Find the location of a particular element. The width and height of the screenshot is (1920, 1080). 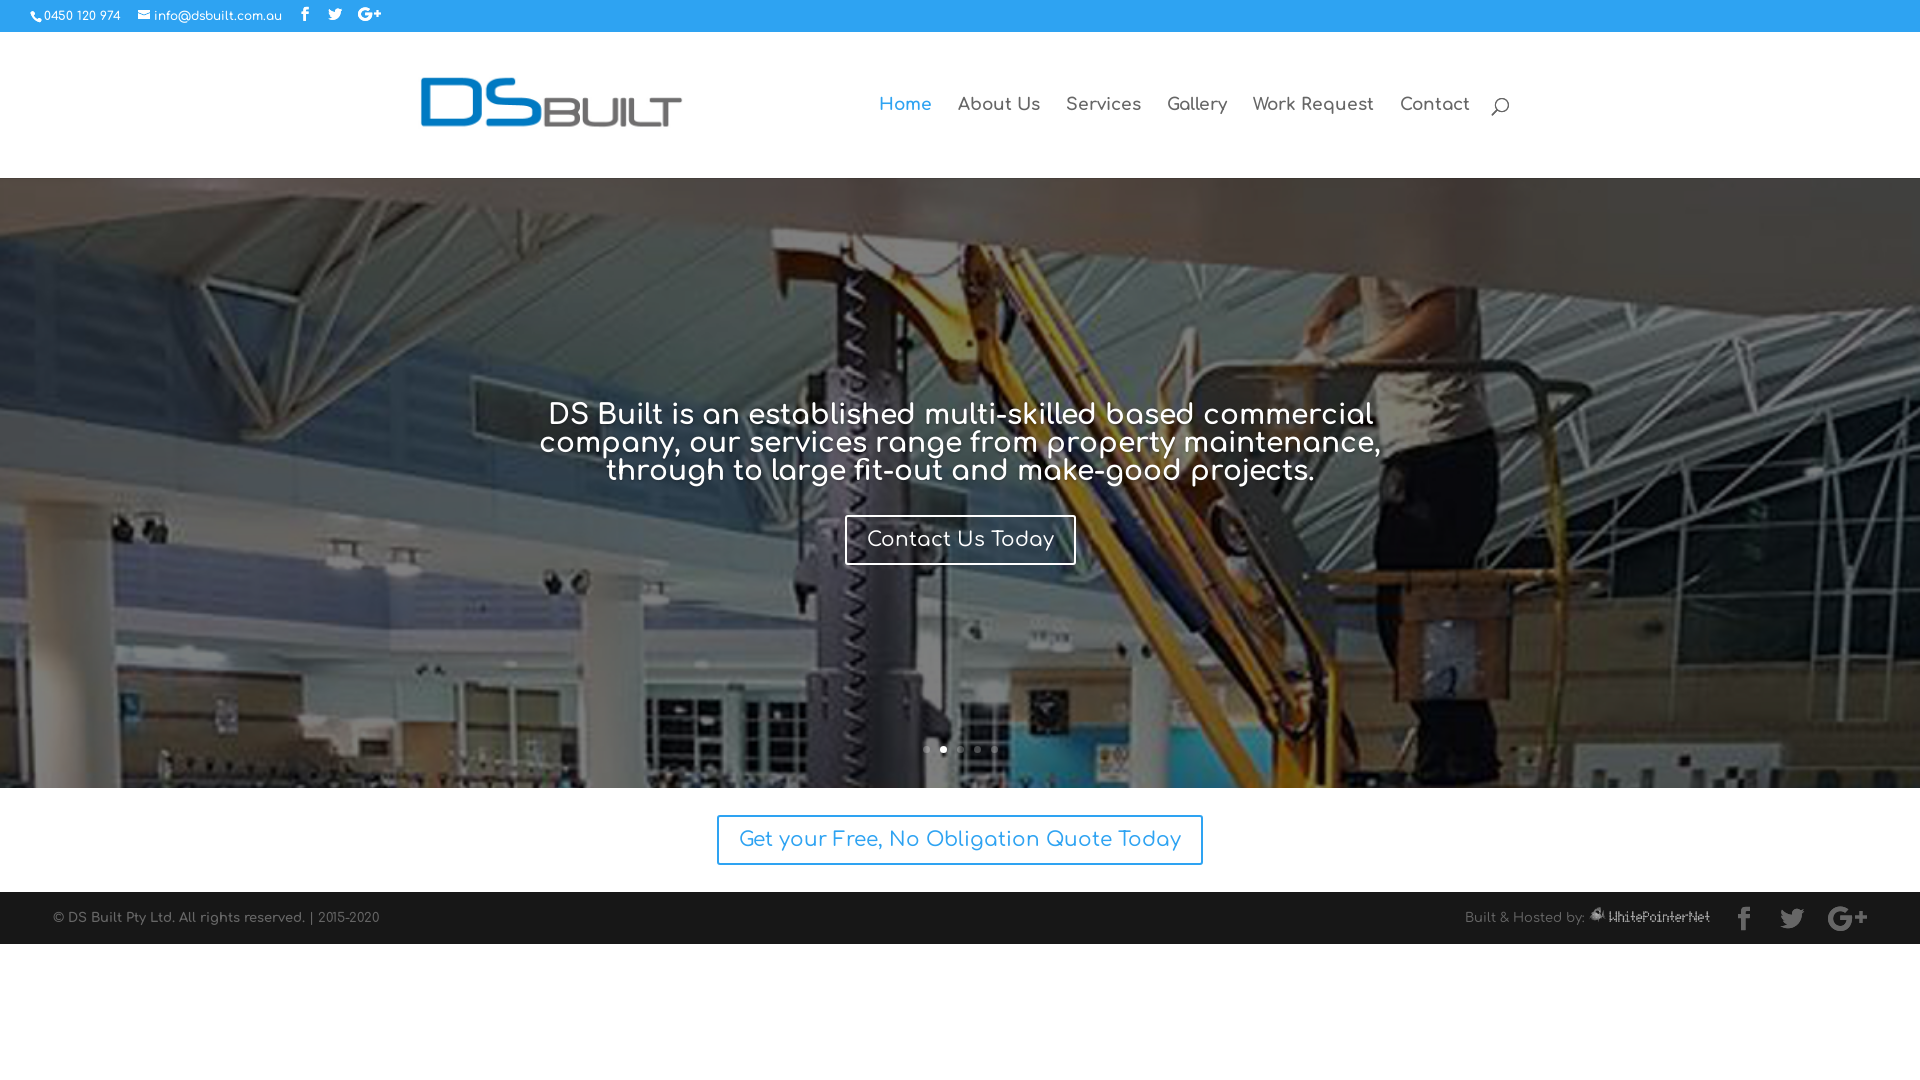

'DS Built Pty Ltd. All rights reserved.' is located at coordinates (67, 918).